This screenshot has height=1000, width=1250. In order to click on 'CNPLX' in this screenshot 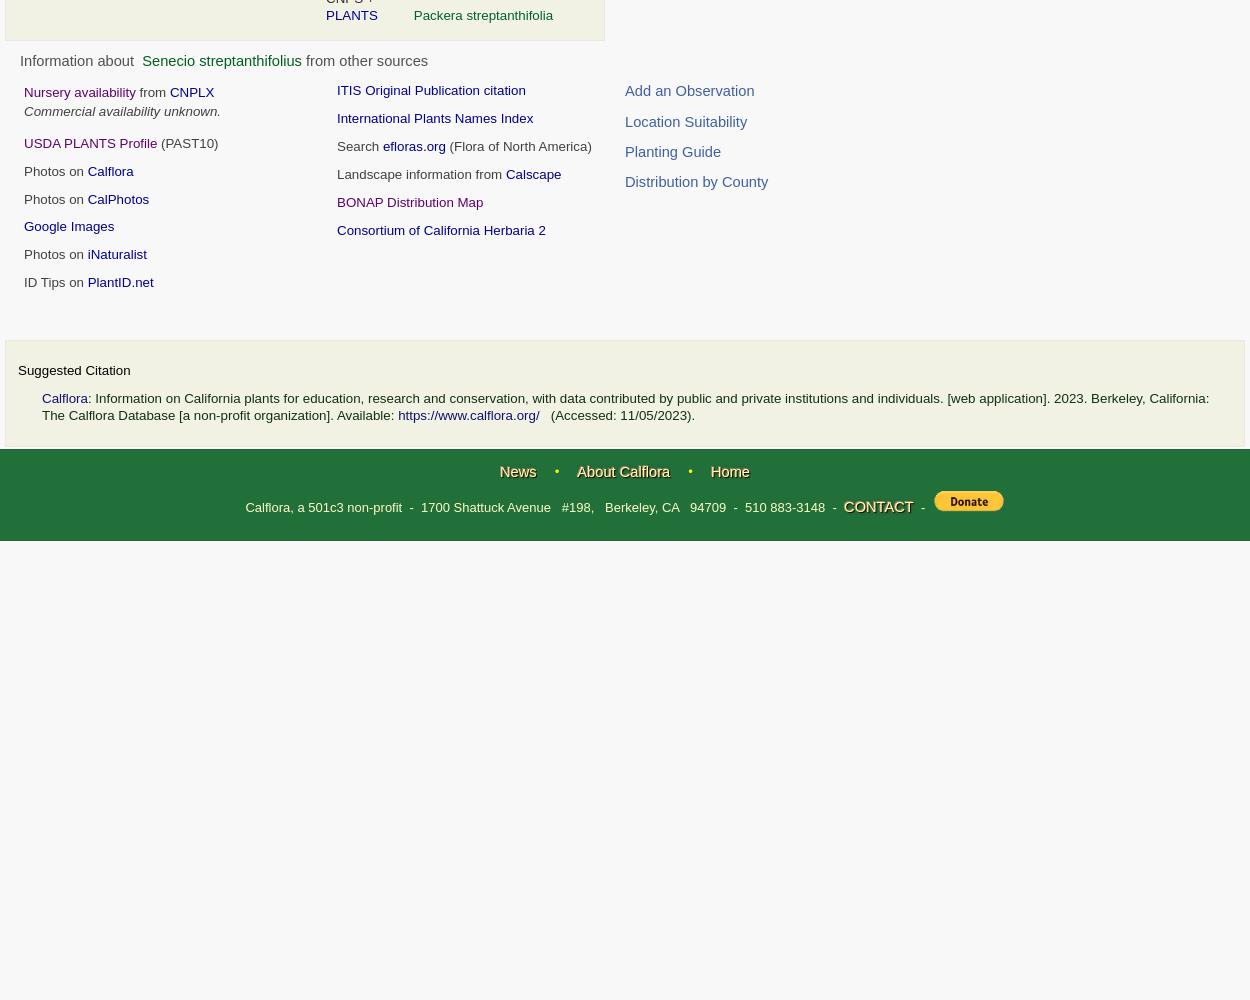, I will do `click(168, 91)`.